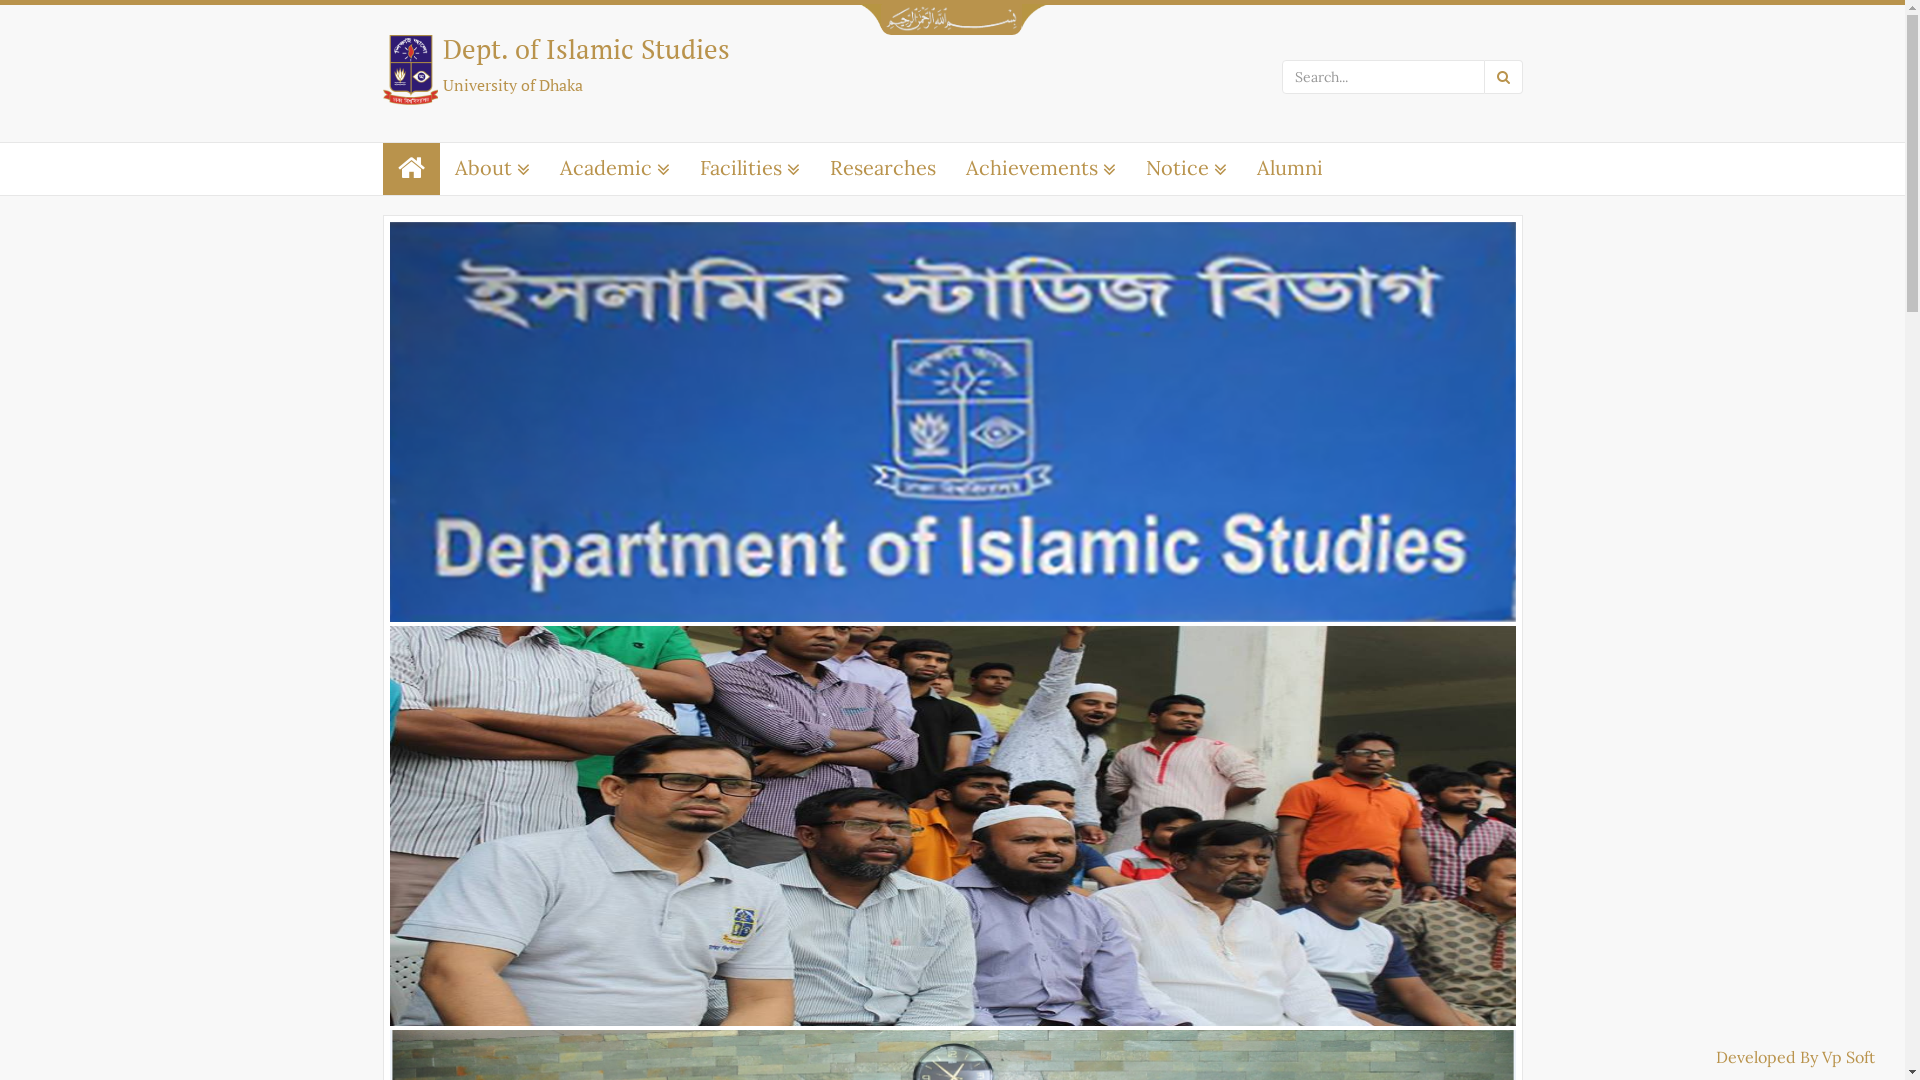 The height and width of the screenshot is (1080, 1920). Describe the element at coordinates (881, 166) in the screenshot. I see `'Researches'` at that location.